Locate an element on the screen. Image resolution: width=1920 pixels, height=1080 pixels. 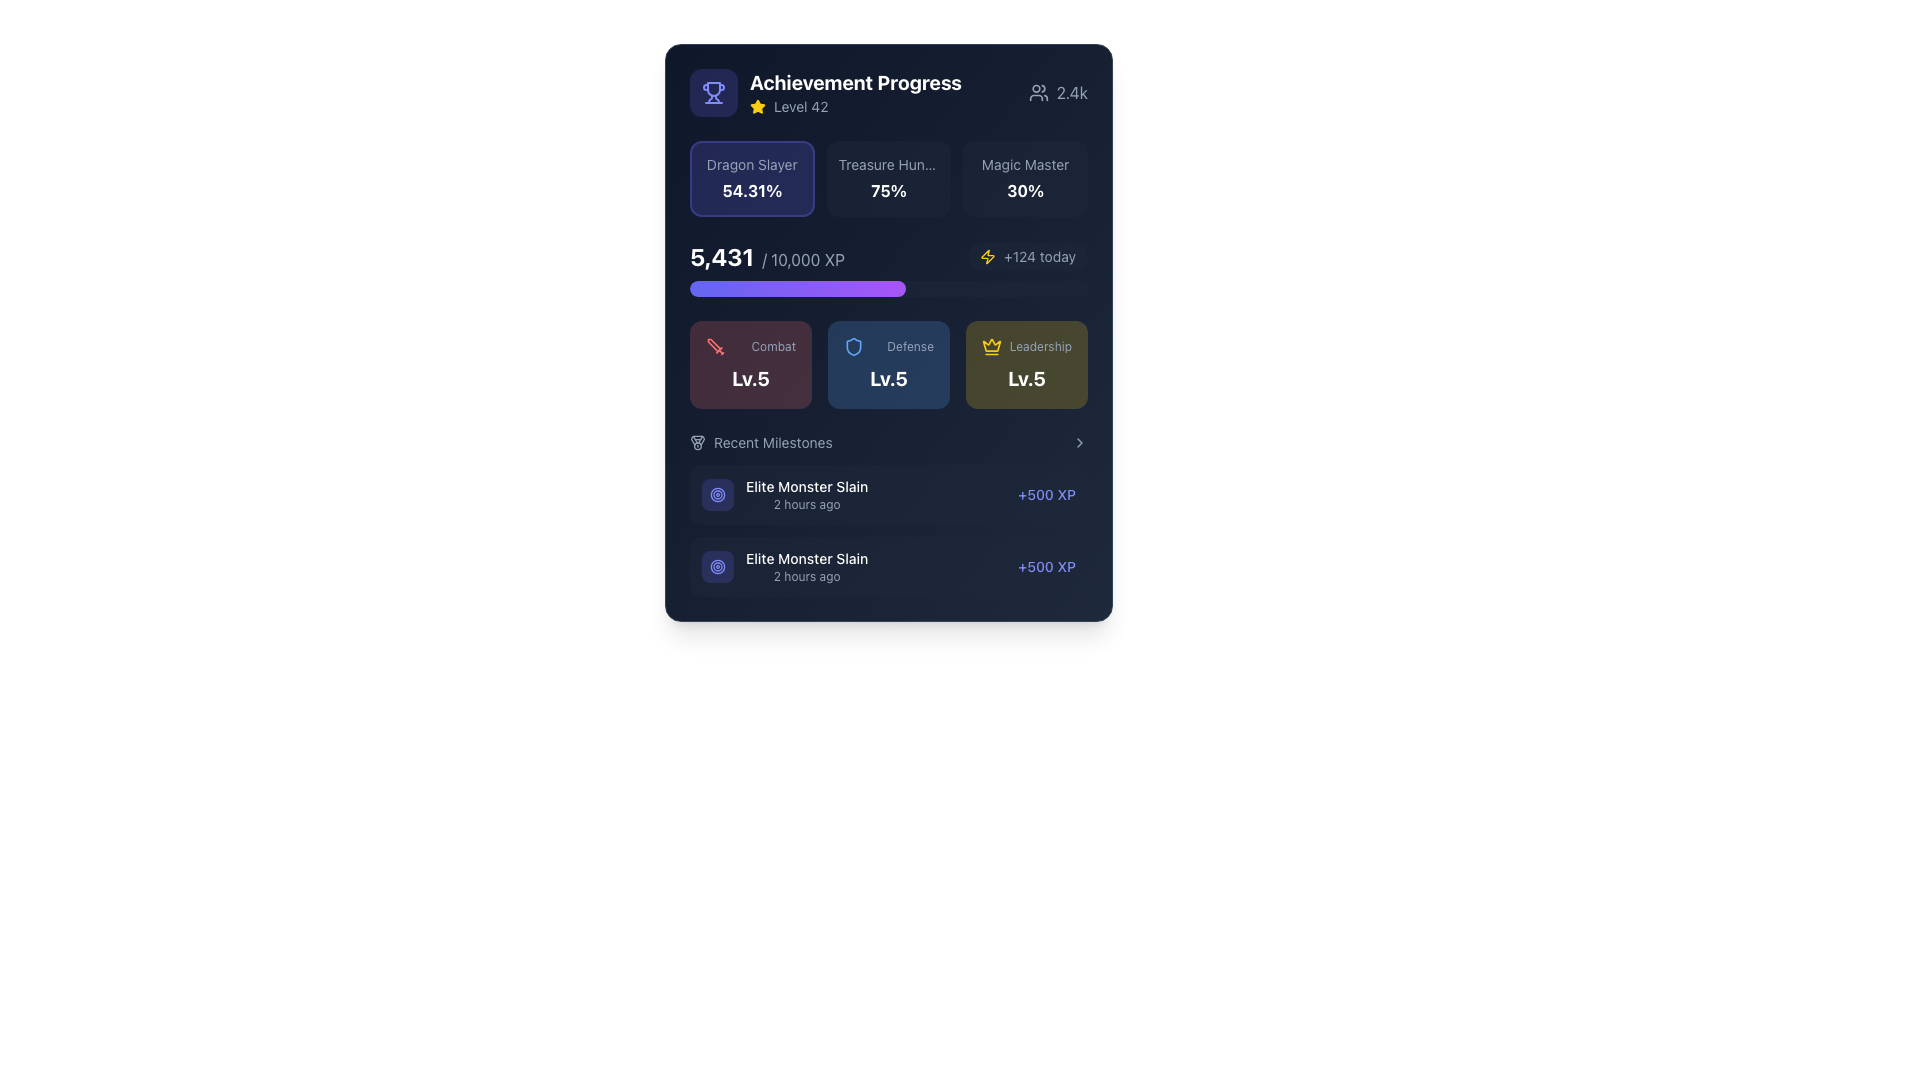
the second Informational card displaying the user's level in the 'Defense' skill category, positioned between the 'Combat' and 'Leadership' cards is located at coordinates (887, 365).